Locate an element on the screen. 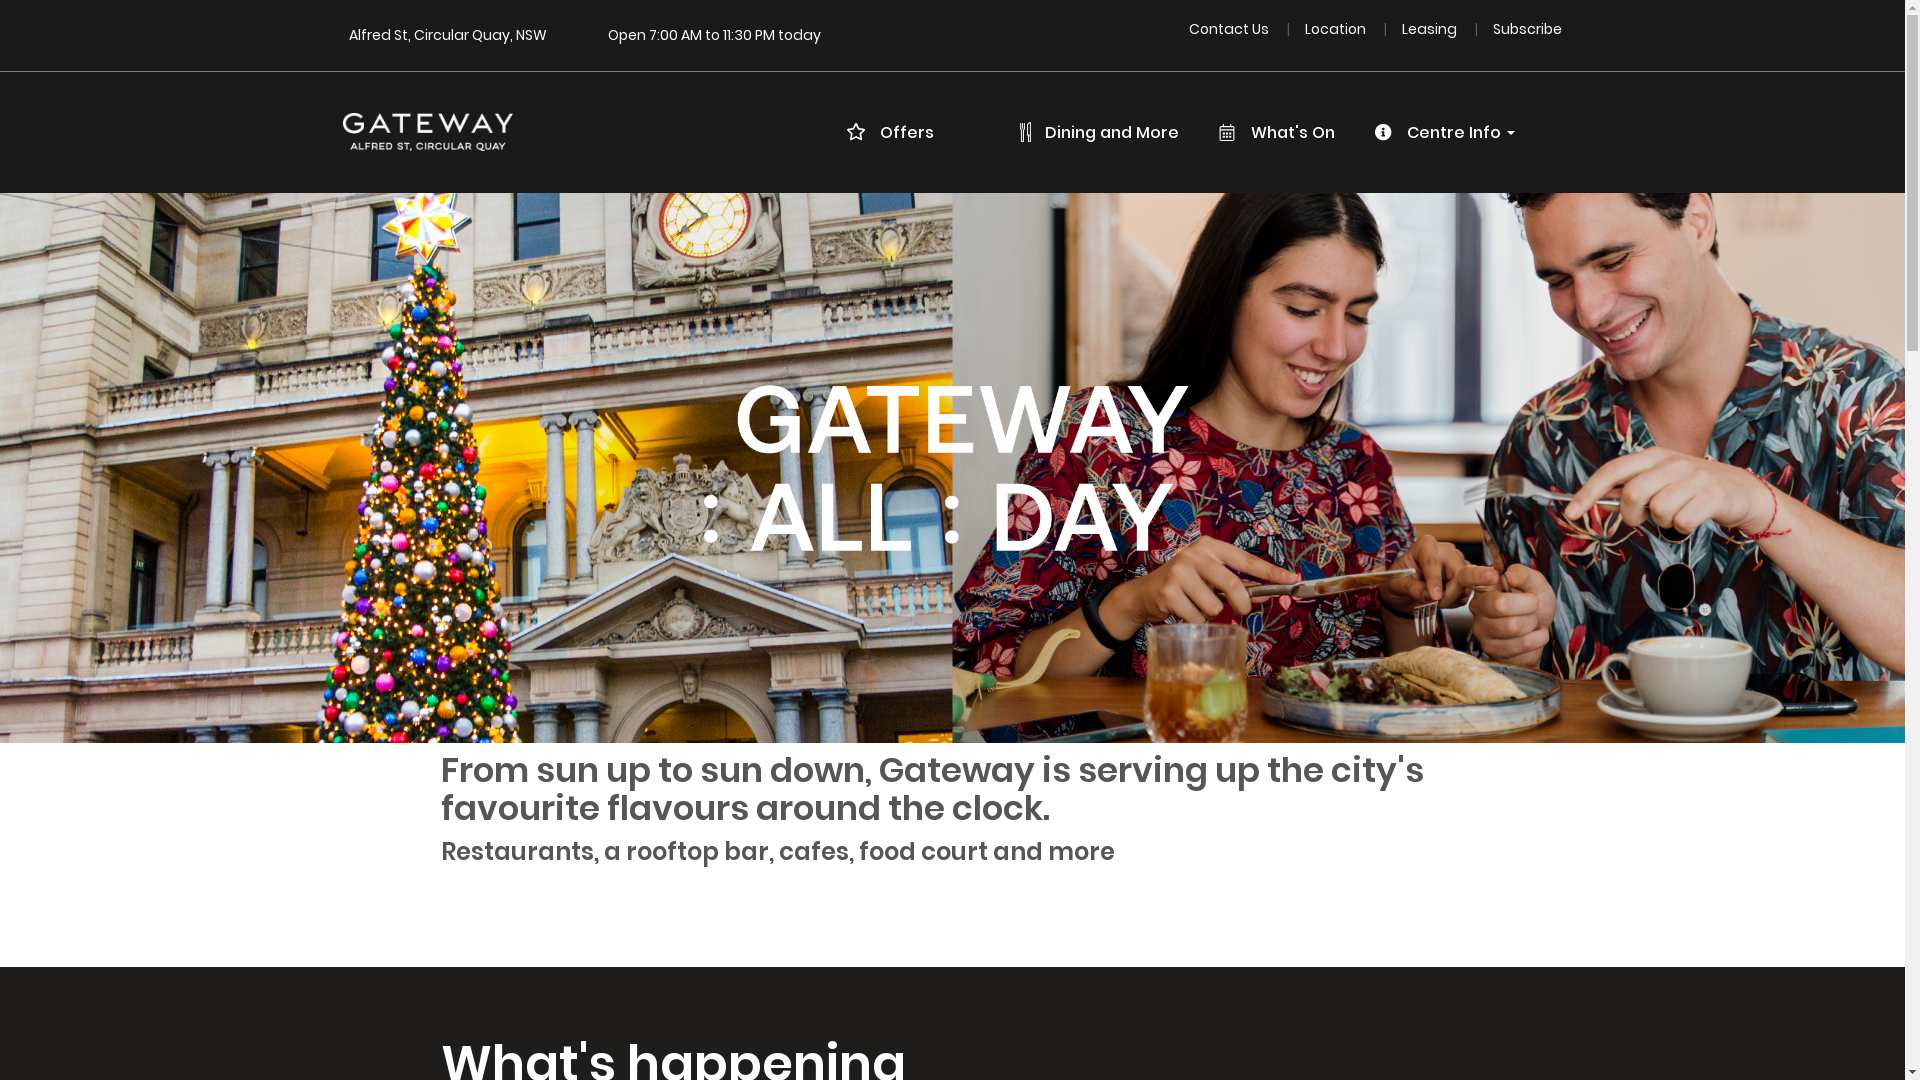  'Offers' is located at coordinates (835, 132).